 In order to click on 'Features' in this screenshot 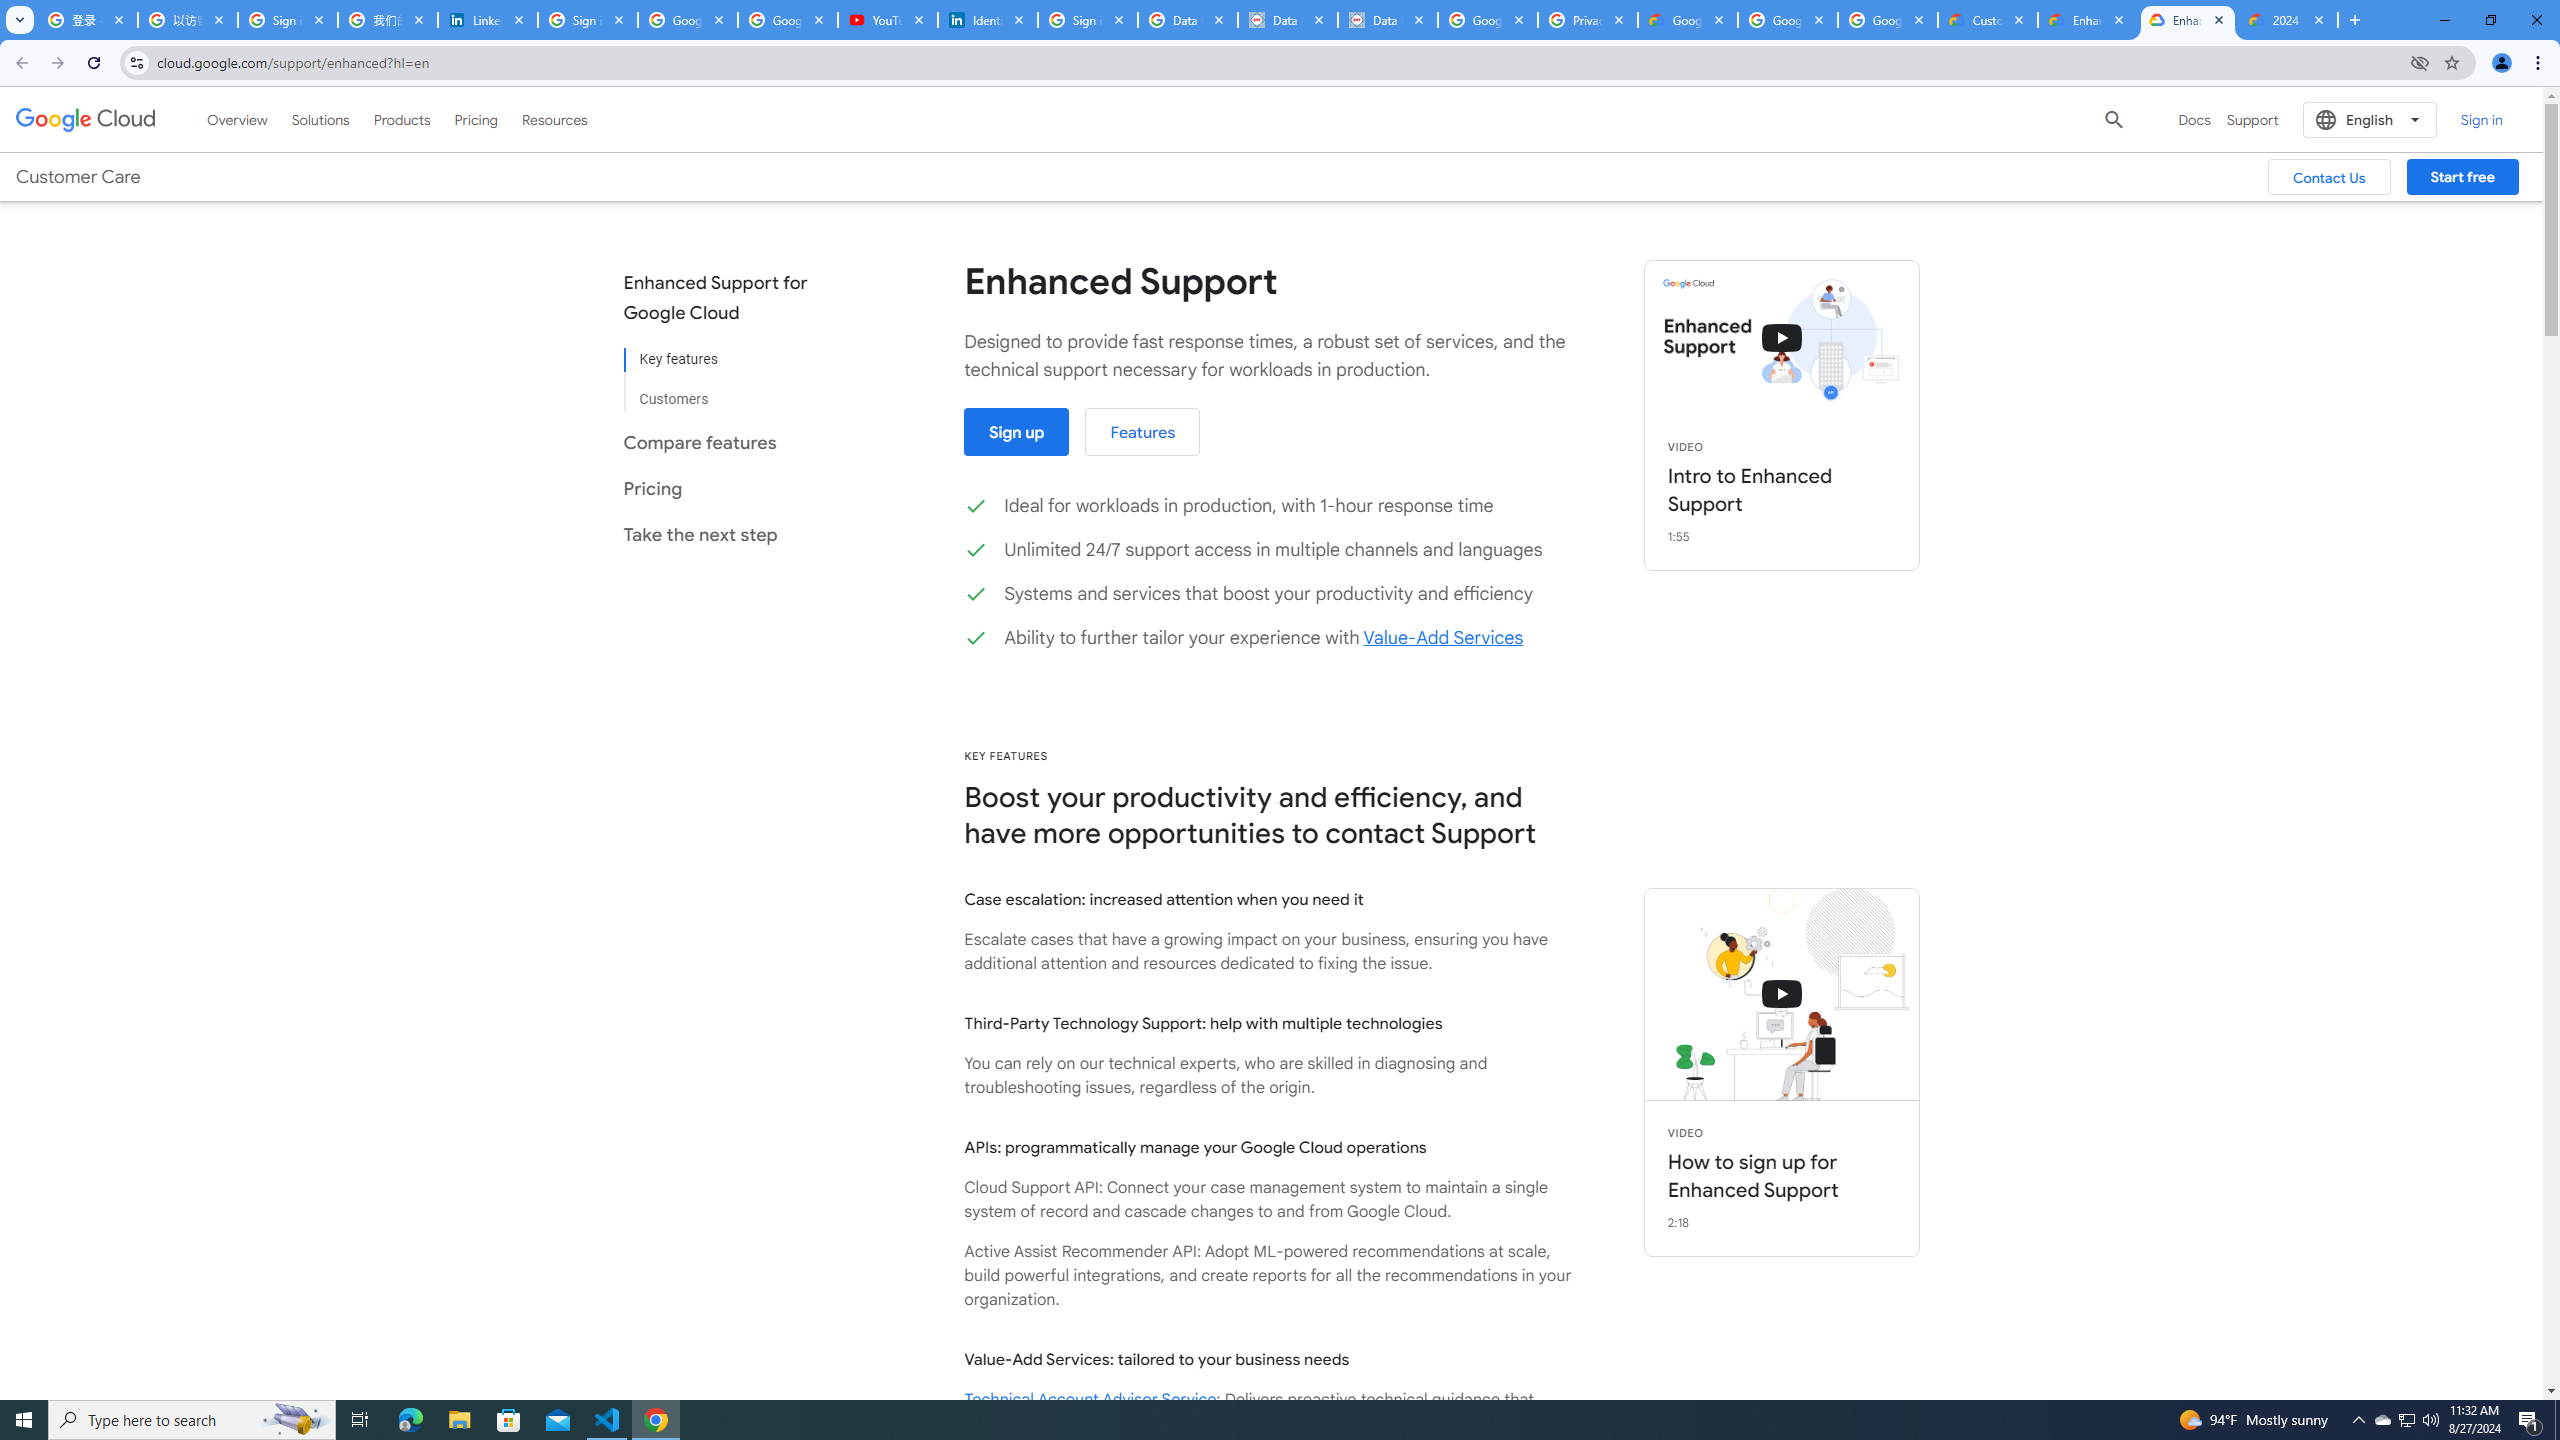, I will do `click(1142, 432)`.